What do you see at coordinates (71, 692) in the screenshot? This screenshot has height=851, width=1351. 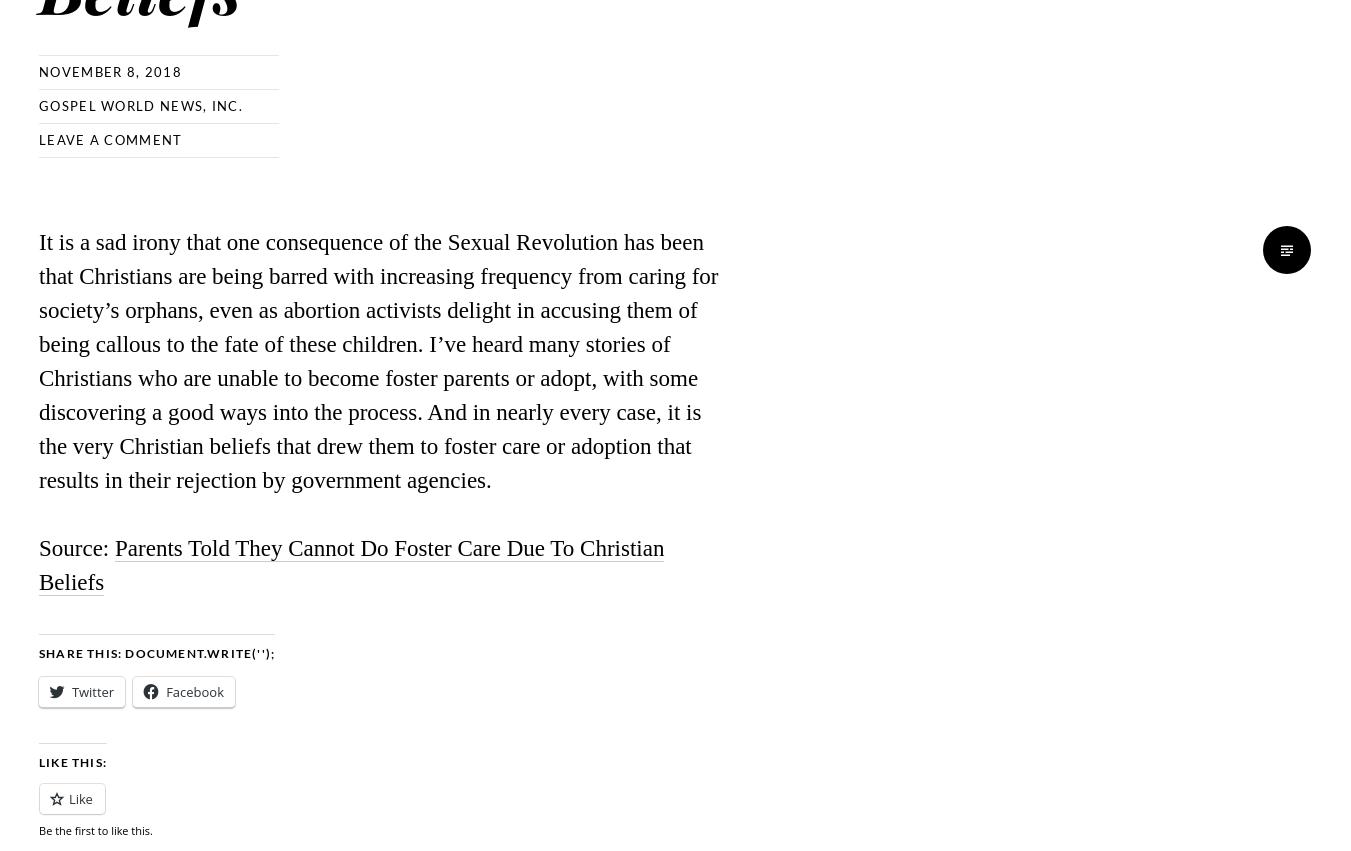 I see `'Twitter'` at bounding box center [71, 692].